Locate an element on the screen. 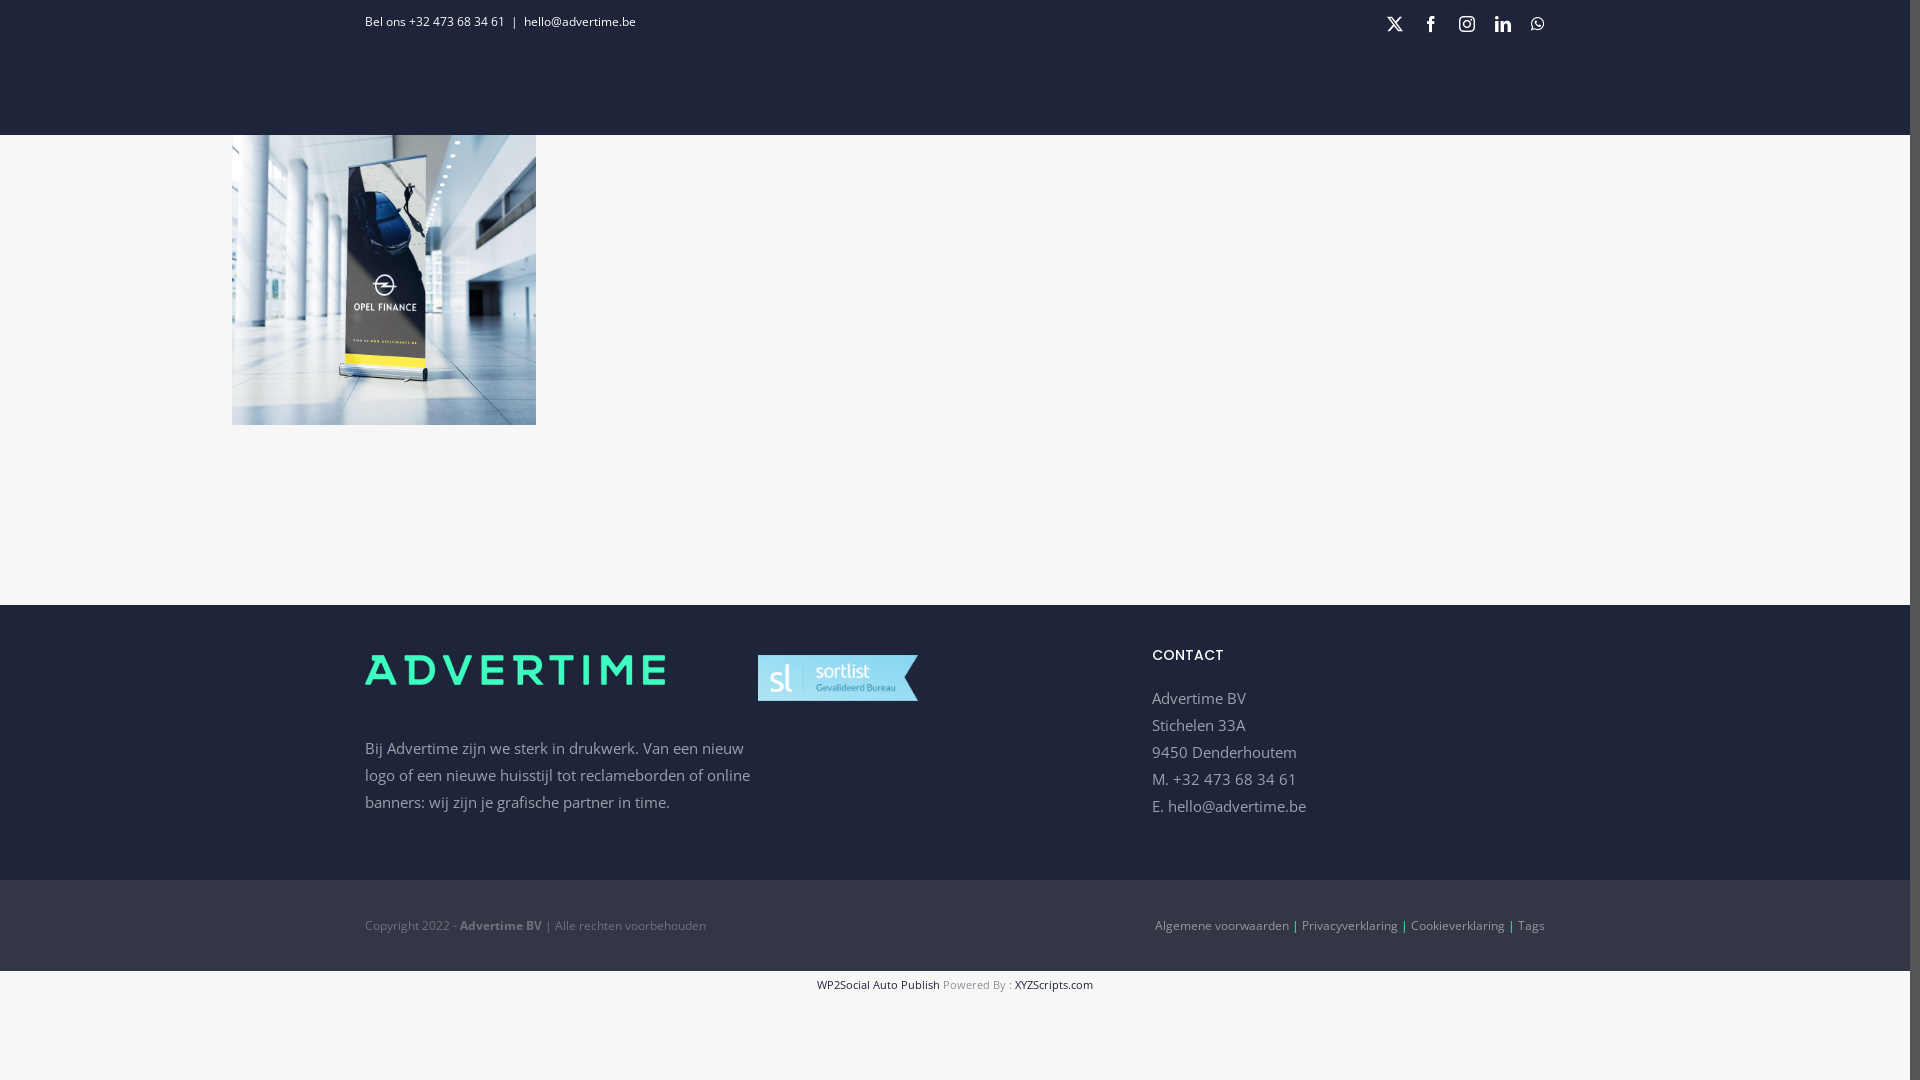 The width and height of the screenshot is (1920, 1080). 'Facebook' is located at coordinates (1421, 23).